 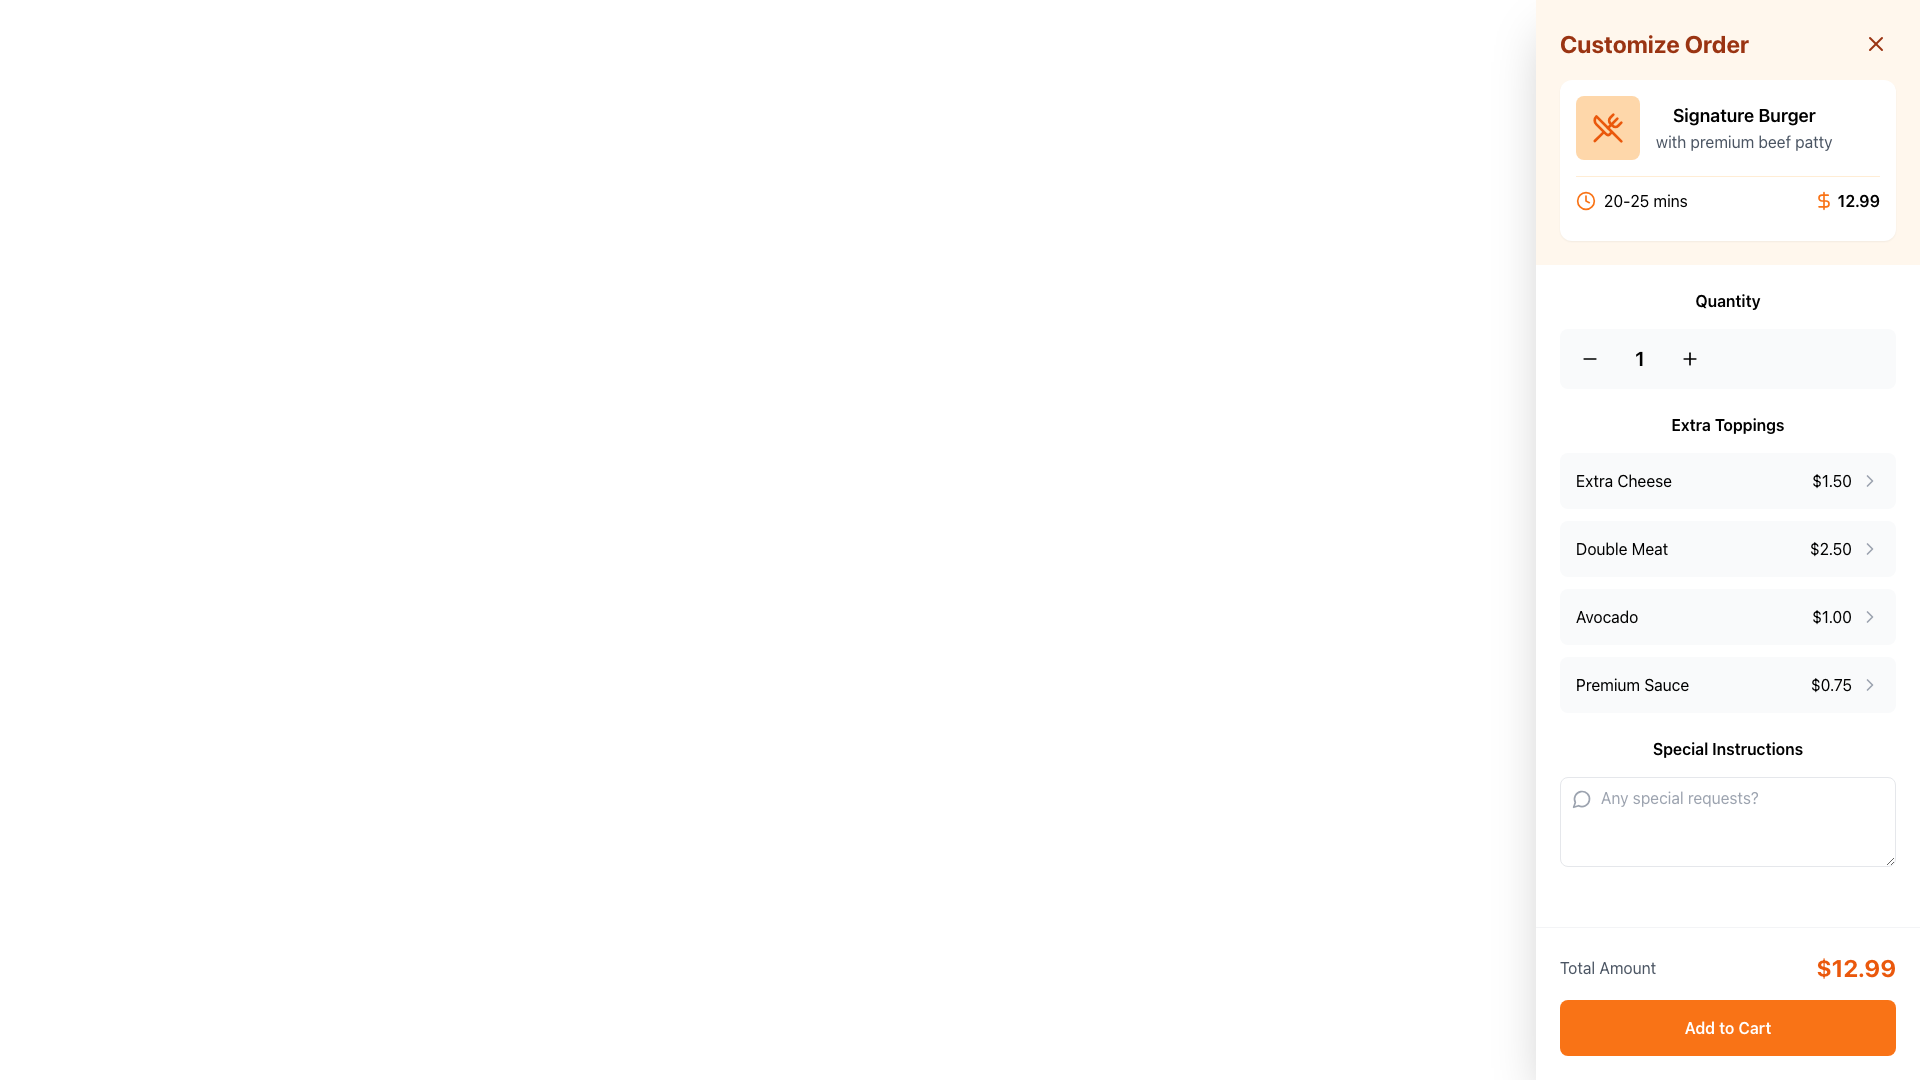 I want to click on the bold text label 'Extra Toppings' which serves as a header for the list of selectable options, located below the 'Quantity' section, so click(x=1727, y=423).